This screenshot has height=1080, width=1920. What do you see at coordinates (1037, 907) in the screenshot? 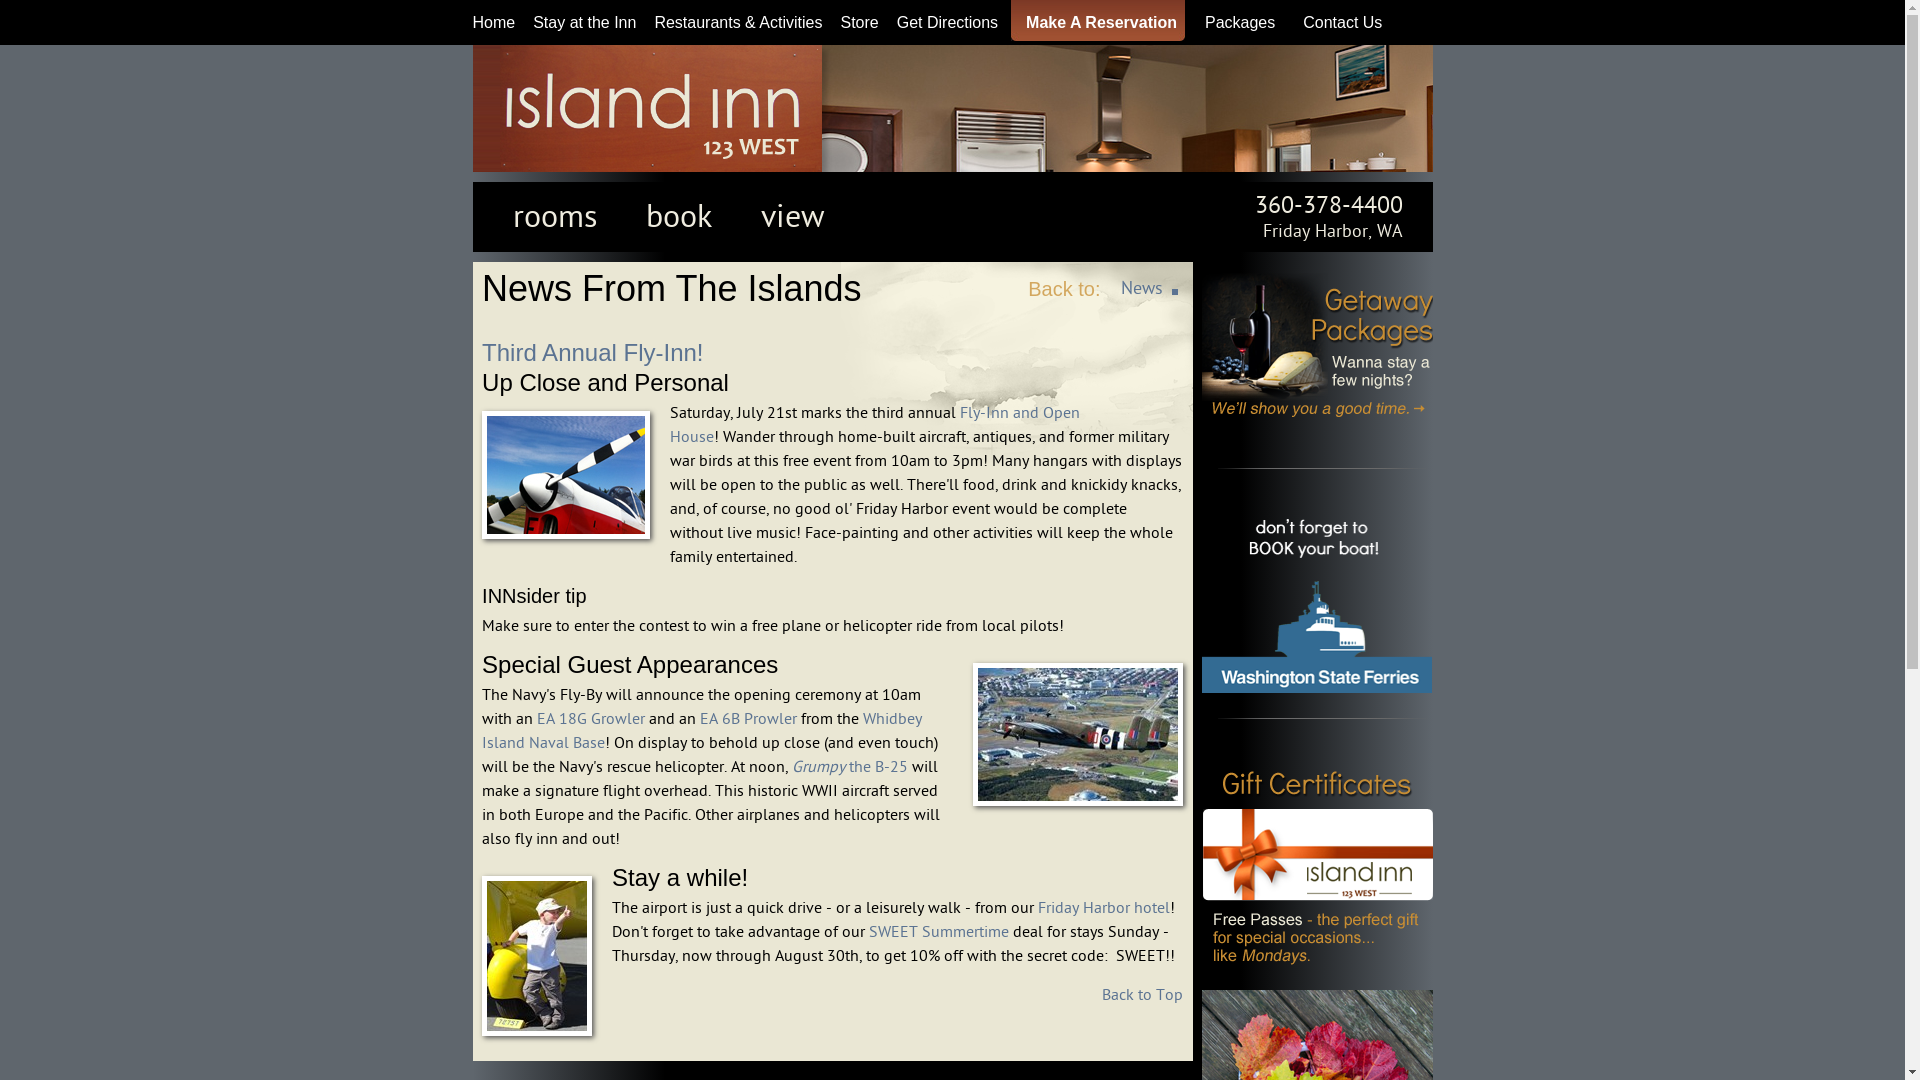
I see `'Friday Harbor hotel'` at bounding box center [1037, 907].